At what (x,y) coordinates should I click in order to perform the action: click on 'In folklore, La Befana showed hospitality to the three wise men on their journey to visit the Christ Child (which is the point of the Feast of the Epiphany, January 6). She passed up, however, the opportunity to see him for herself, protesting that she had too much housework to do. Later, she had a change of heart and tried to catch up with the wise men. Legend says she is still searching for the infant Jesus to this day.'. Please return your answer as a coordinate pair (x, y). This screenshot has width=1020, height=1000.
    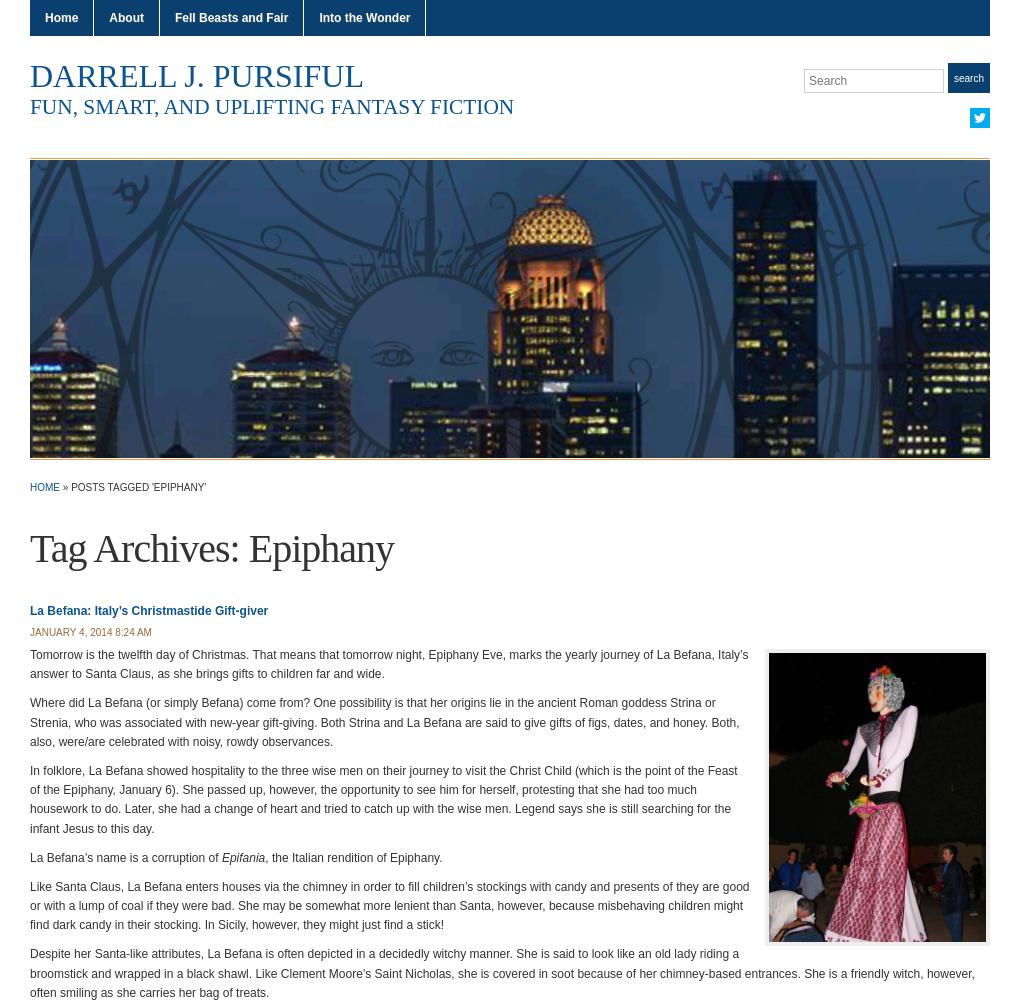
    Looking at the image, I should click on (382, 799).